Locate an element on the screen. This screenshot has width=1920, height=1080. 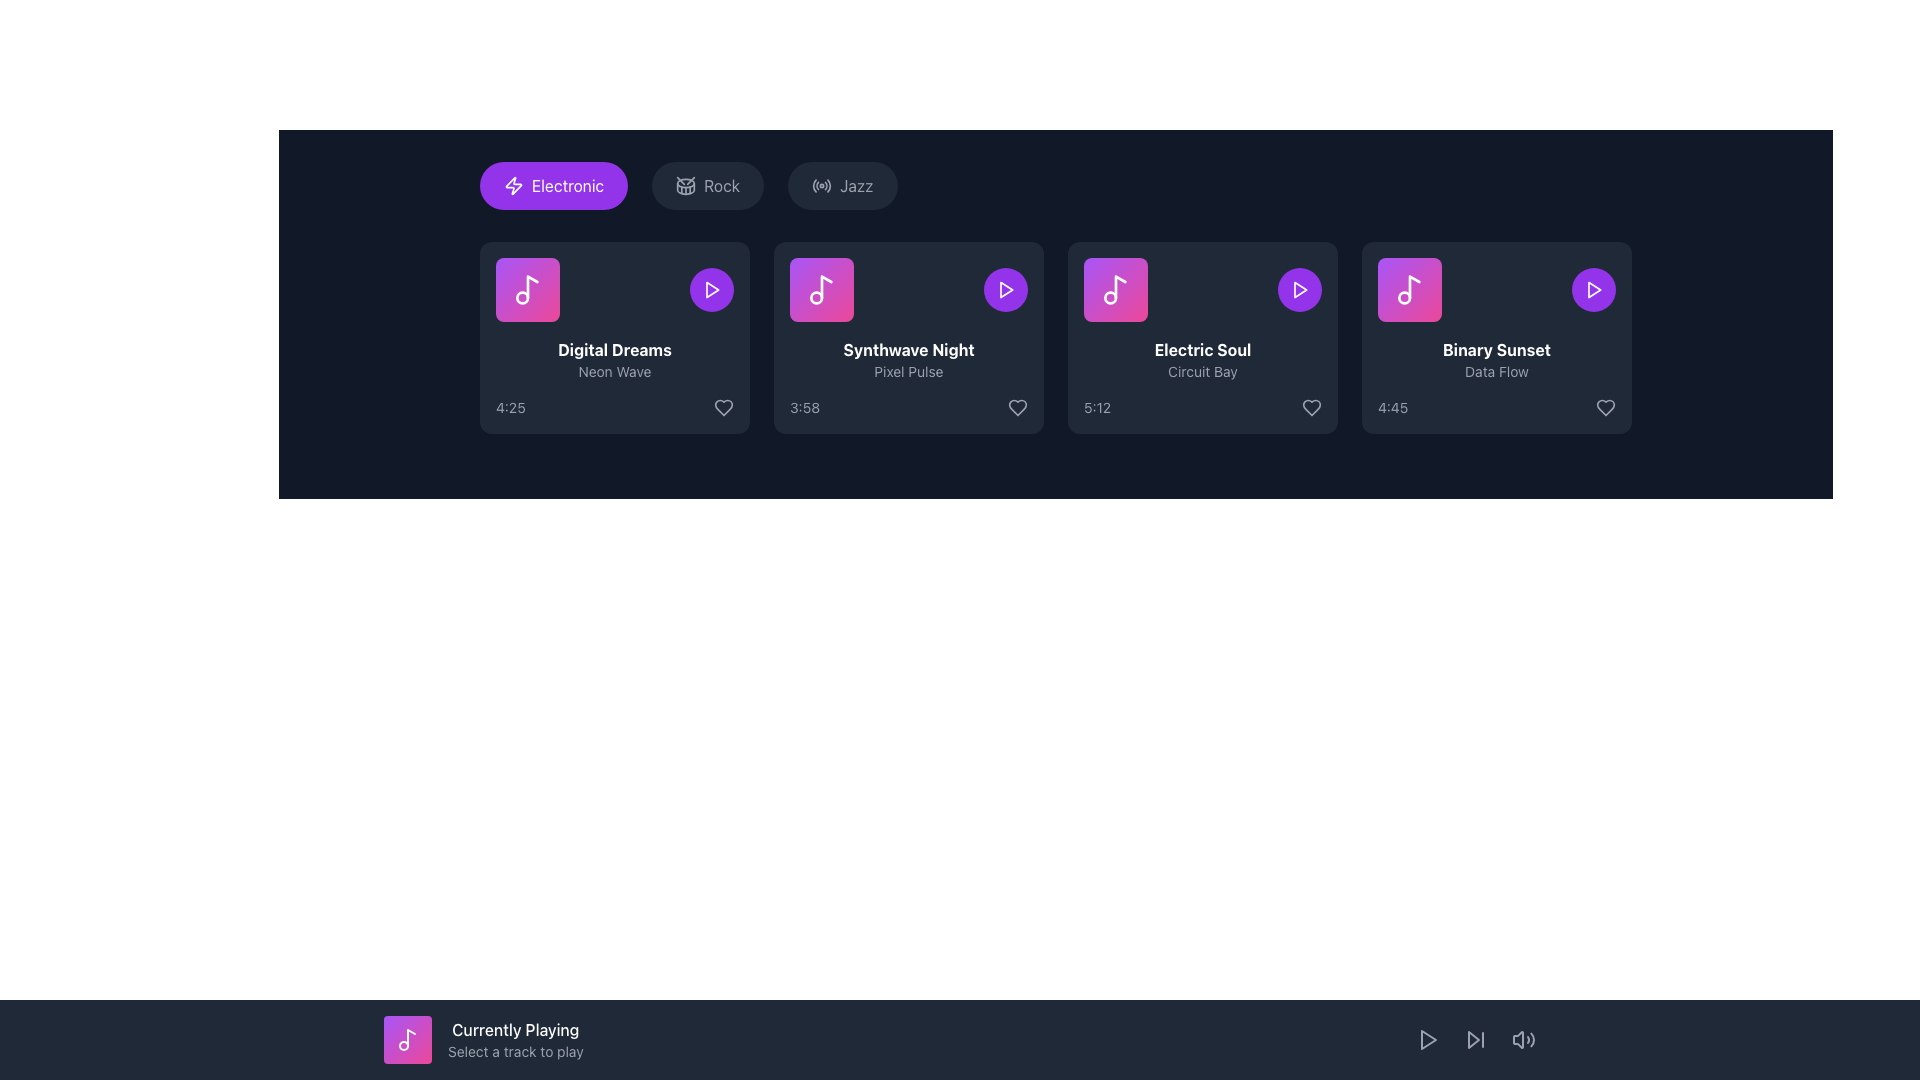
the play button located in the top-right corner of the 'Electric Soul' music card by 'Circuit Bay' is located at coordinates (1300, 289).